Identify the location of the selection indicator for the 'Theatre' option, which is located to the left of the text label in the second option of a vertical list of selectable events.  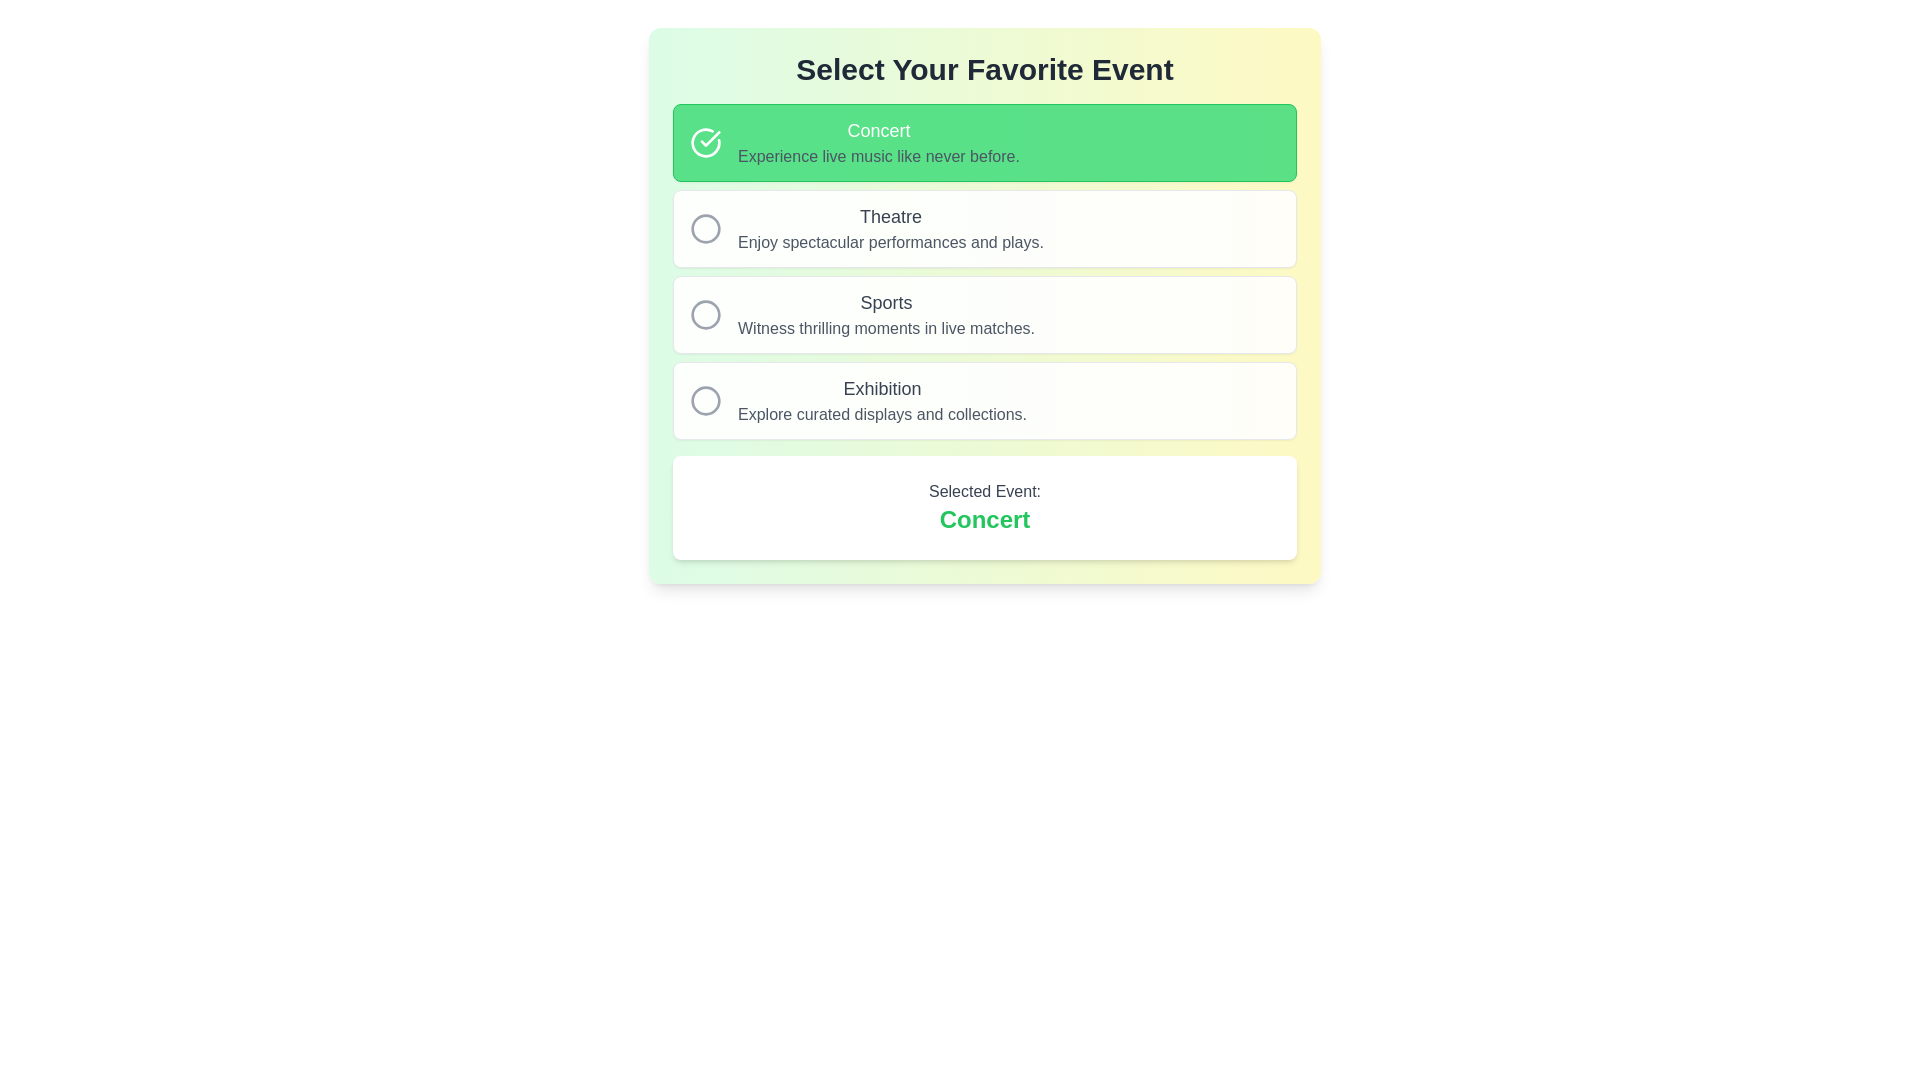
(705, 227).